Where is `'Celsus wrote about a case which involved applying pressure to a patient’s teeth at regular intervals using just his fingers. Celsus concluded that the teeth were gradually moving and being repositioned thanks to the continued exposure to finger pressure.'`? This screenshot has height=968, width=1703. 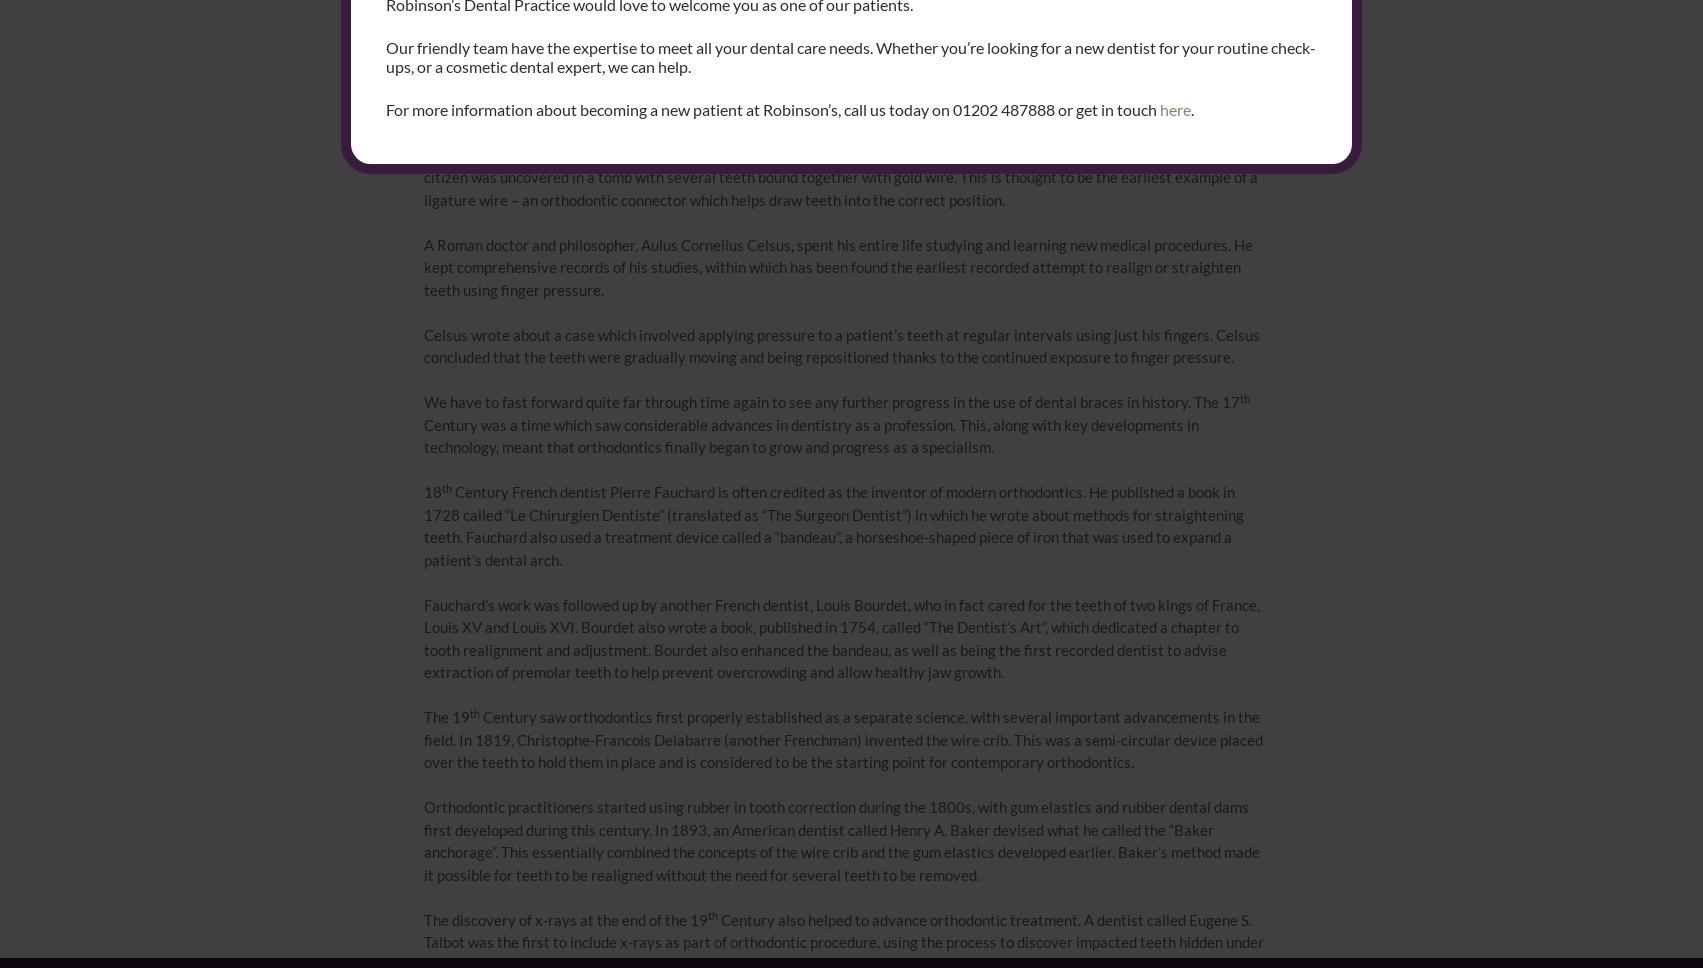 'Celsus wrote about a case which involved applying pressure to a patient’s teeth at regular intervals using just his fingers. Celsus concluded that the teeth were gradually moving and being repositioned thanks to the continued exposure to finger pressure.' is located at coordinates (841, 345).